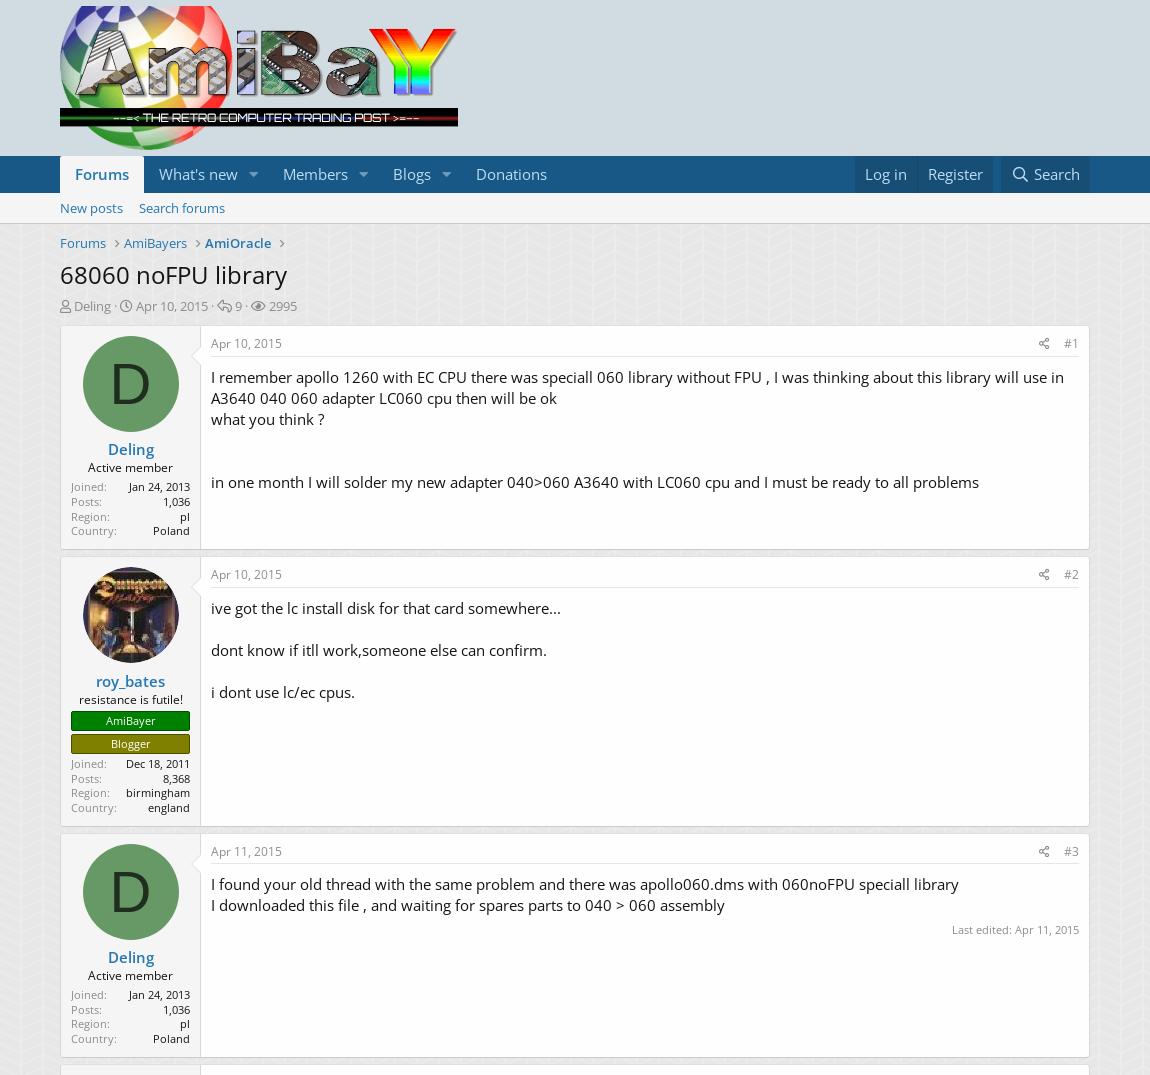  What do you see at coordinates (1071, 850) in the screenshot?
I see `'#3'` at bounding box center [1071, 850].